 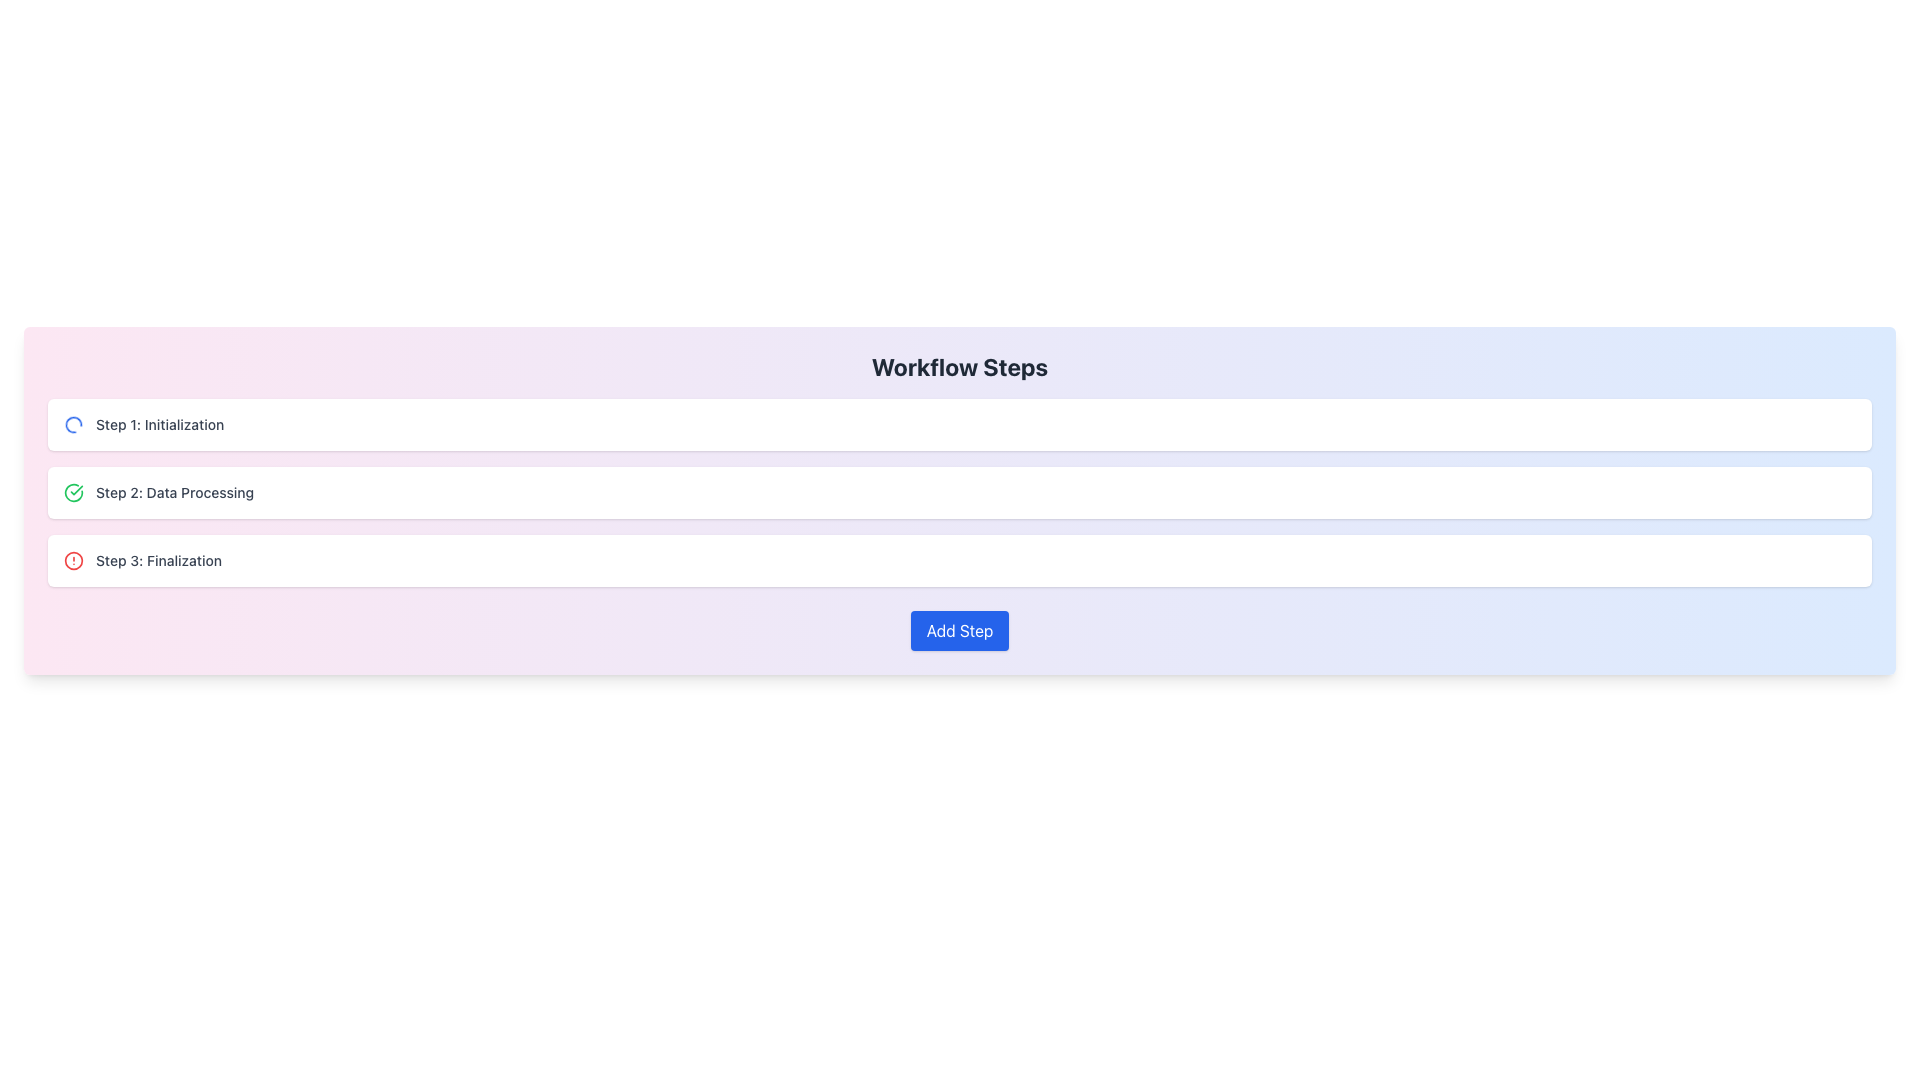 What do you see at coordinates (960, 631) in the screenshot?
I see `the button located beneath 'Step 3: Finalization'` at bounding box center [960, 631].